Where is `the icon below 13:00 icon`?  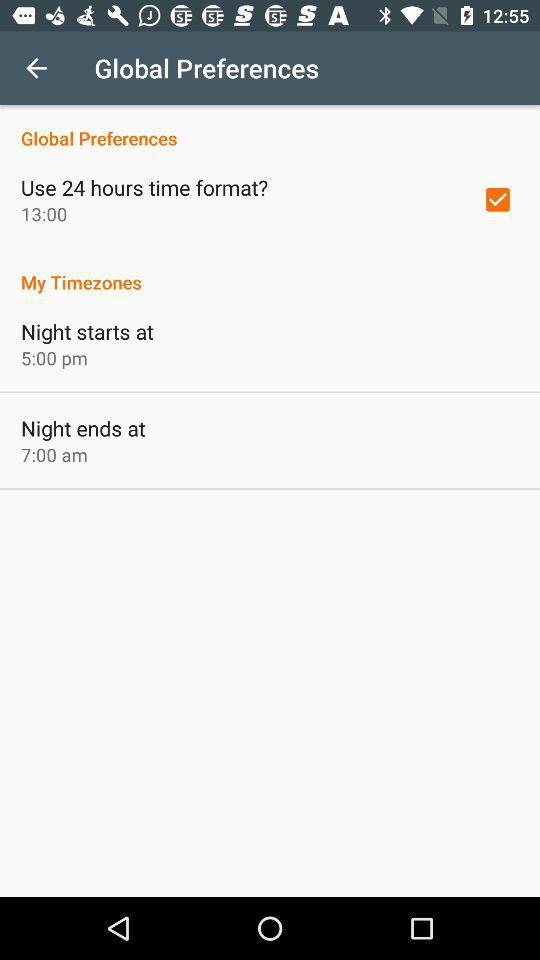 the icon below 13:00 icon is located at coordinates (270, 270).